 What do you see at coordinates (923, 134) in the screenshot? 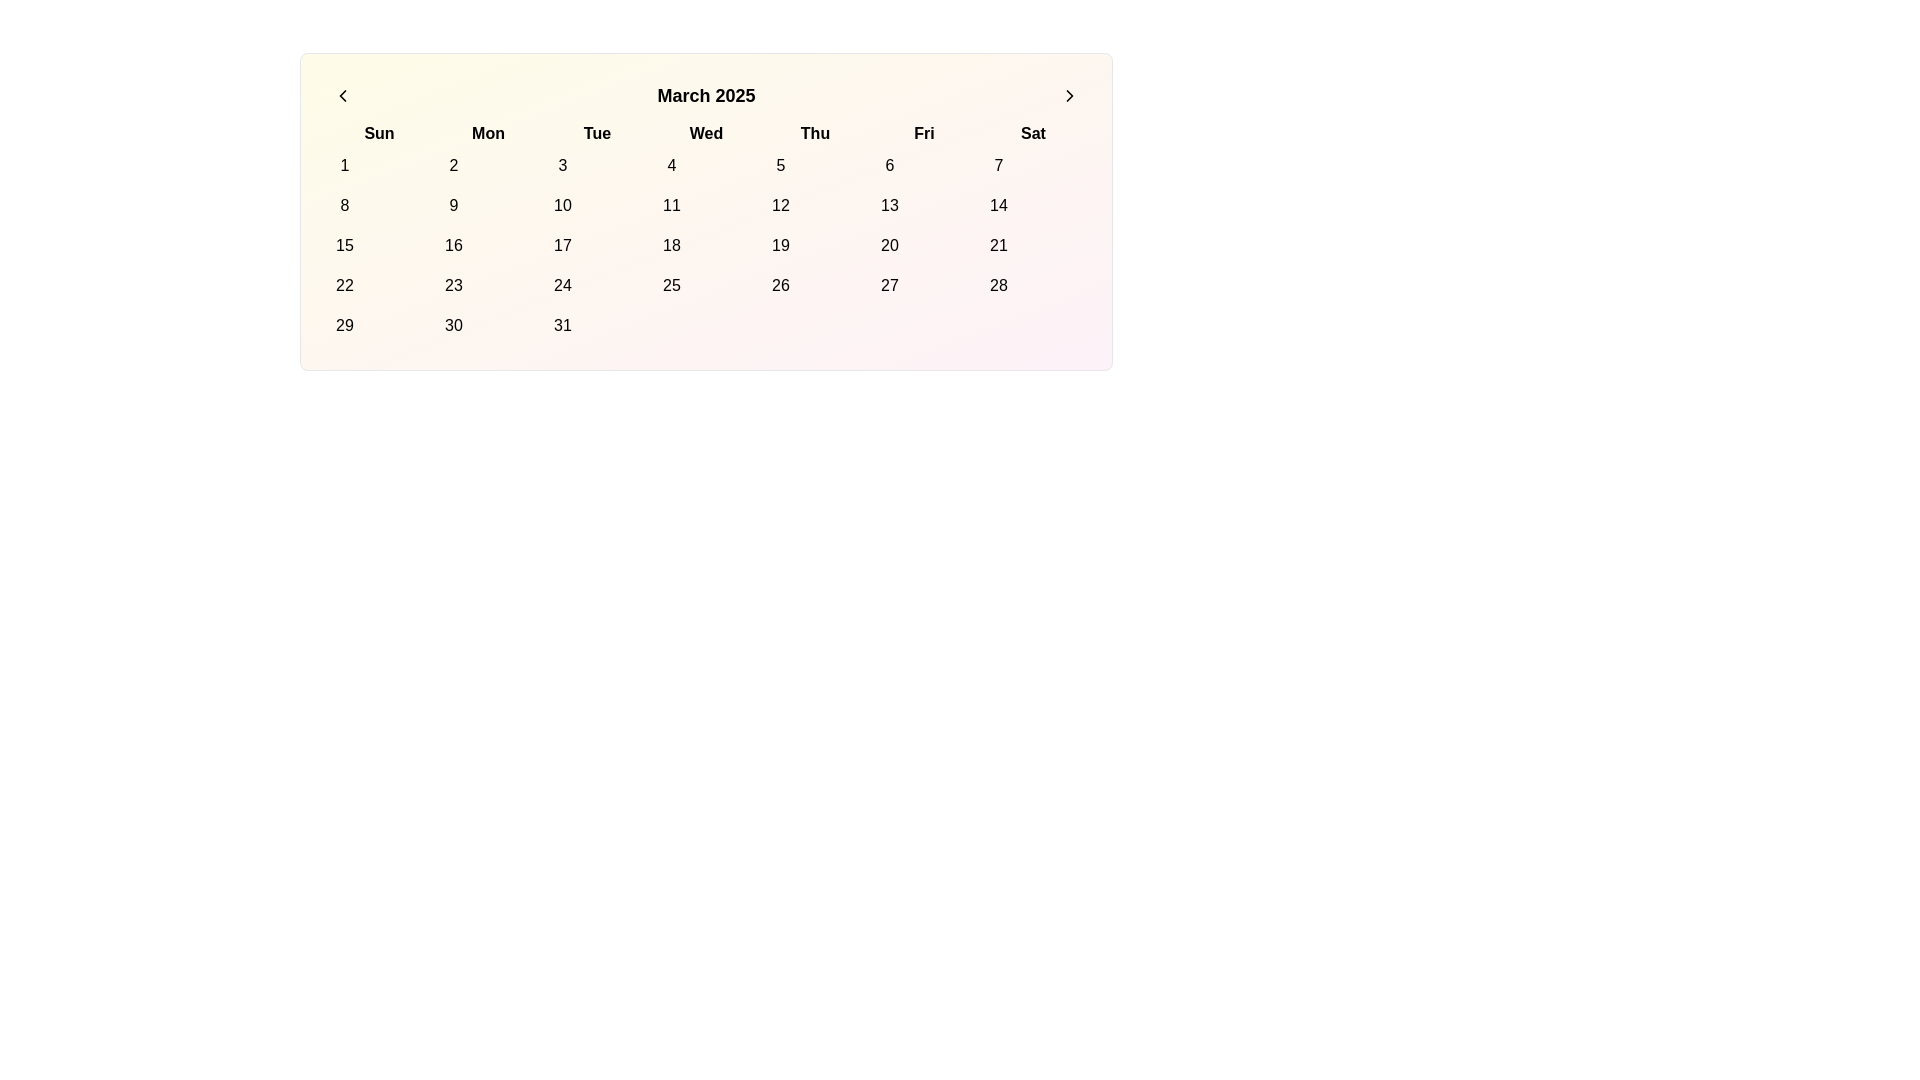
I see `the text label representing 'Friday' in the weekly calendar layout, located between 'Thu' and 'Sat'` at bounding box center [923, 134].